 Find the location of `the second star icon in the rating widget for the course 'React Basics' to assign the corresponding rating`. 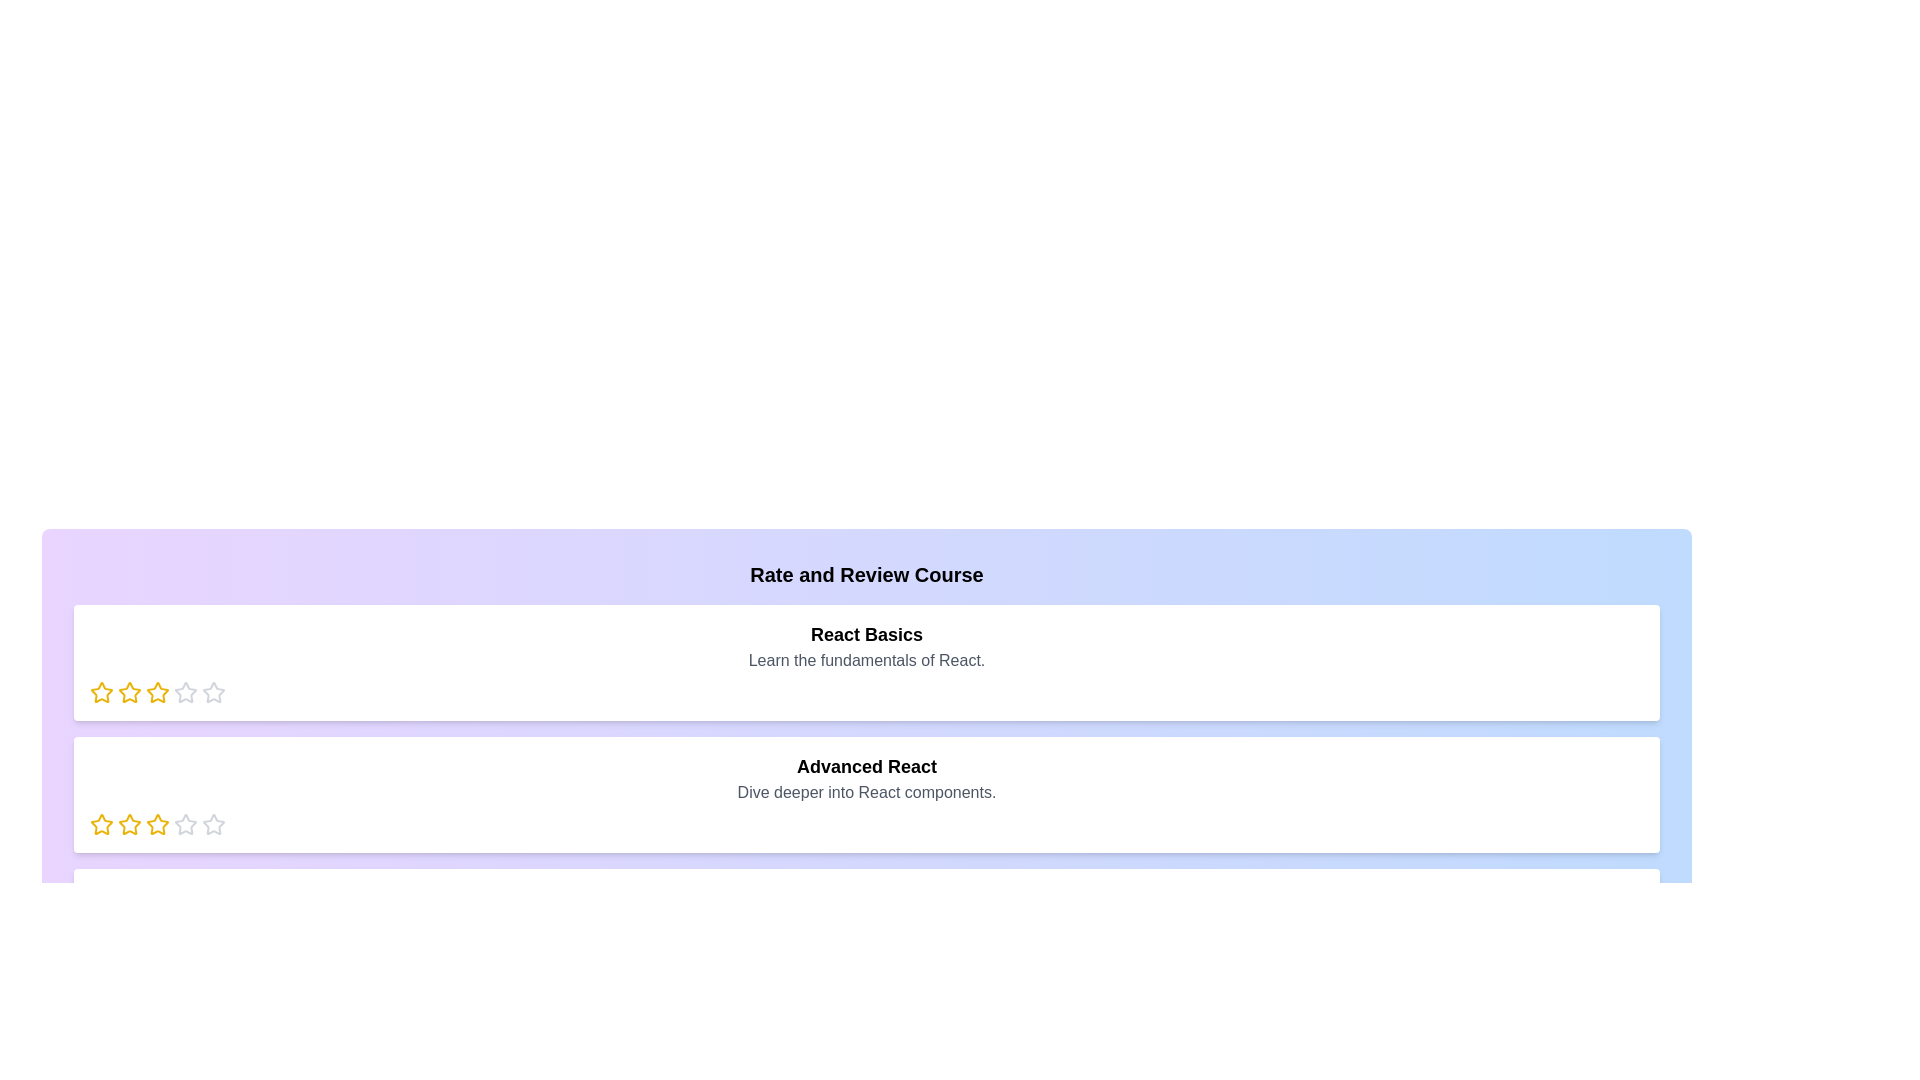

the second star icon in the rating widget for the course 'React Basics' to assign the corresponding rating is located at coordinates (157, 691).